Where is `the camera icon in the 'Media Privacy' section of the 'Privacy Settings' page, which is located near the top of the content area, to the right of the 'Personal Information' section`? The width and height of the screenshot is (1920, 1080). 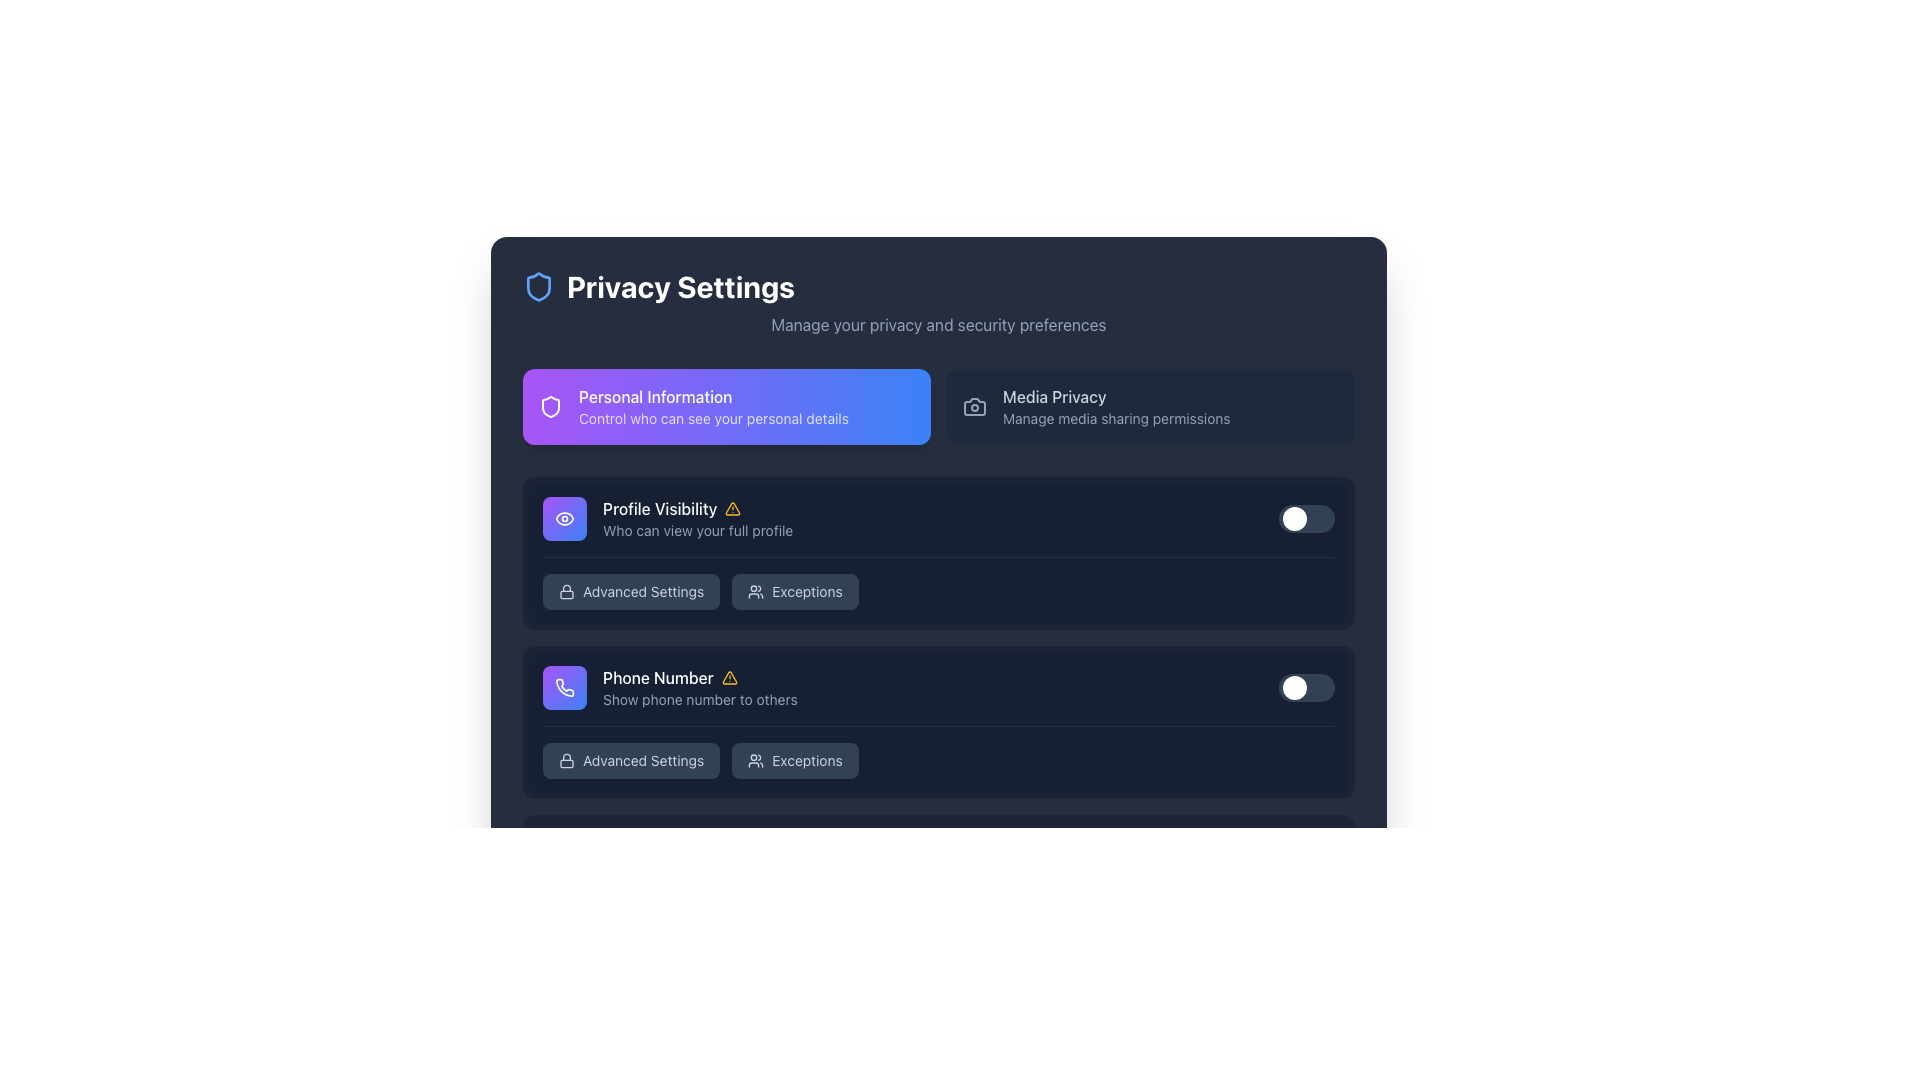 the camera icon in the 'Media Privacy' section of the 'Privacy Settings' page, which is located near the top of the content area, to the right of the 'Personal Information' section is located at coordinates (974, 406).